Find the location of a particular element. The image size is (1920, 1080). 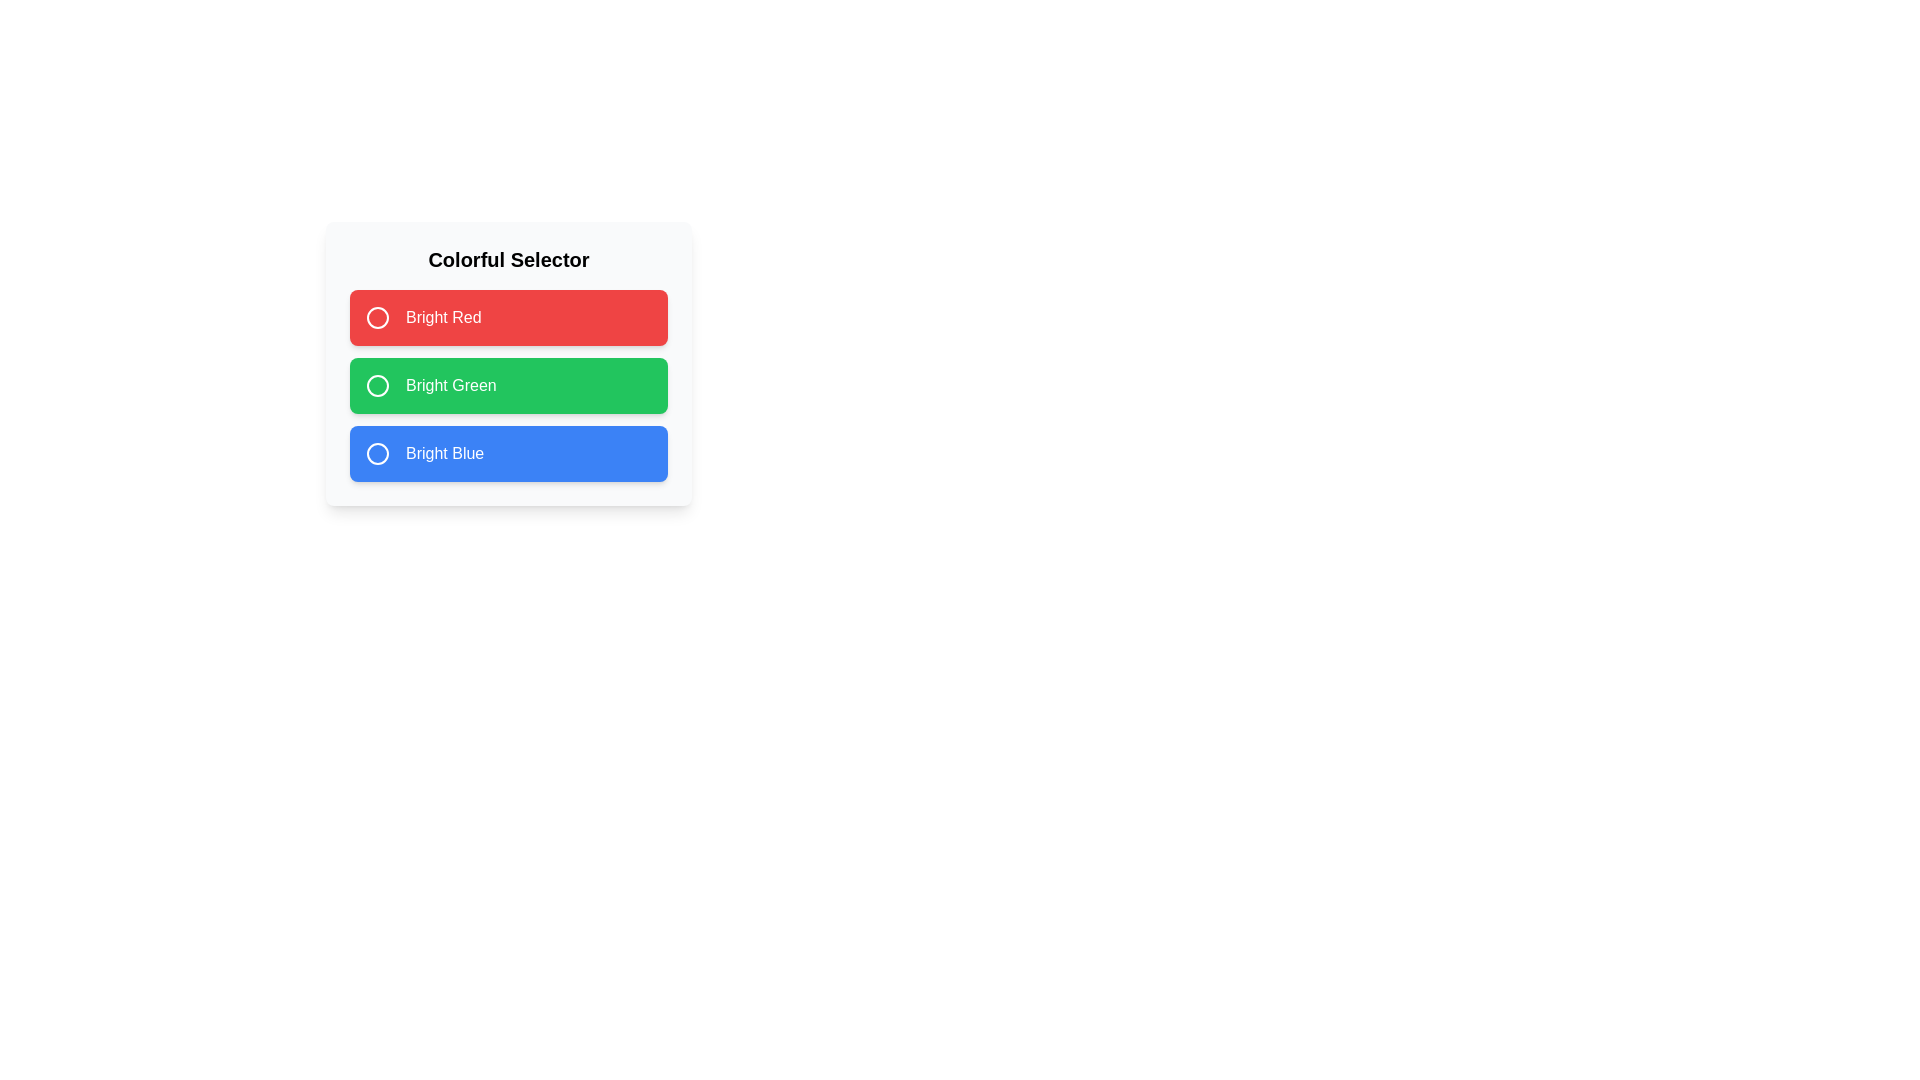

the 'Bright Green' button, which is a horizontally-aligned rectangular button with rounded corners and a bright green background, located below the 'Bright Red' button and above the 'Bright Blue' button is located at coordinates (508, 385).